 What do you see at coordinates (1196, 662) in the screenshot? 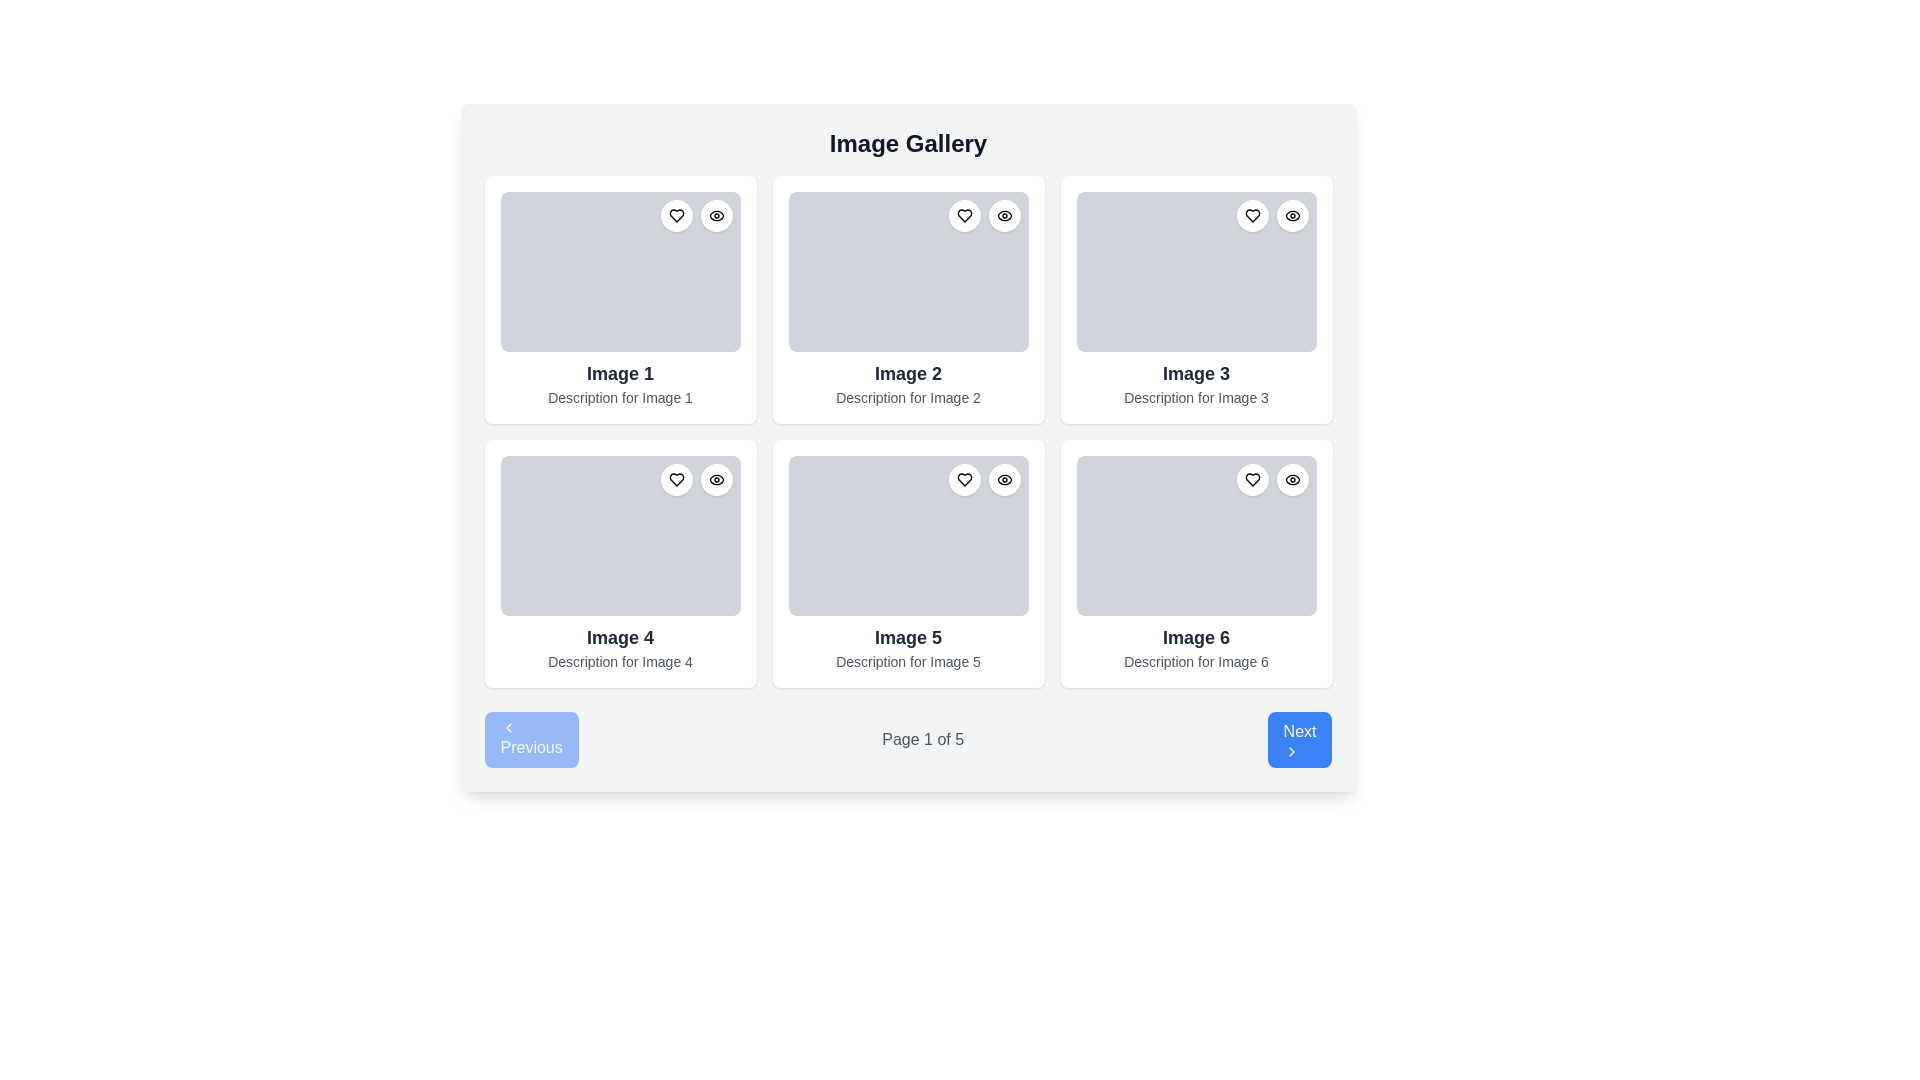
I see `the text label that reads 'Description for Image 6', which is displayed in gray font and located directly below the image labeled 'Image 6' within the sixth content card` at bounding box center [1196, 662].